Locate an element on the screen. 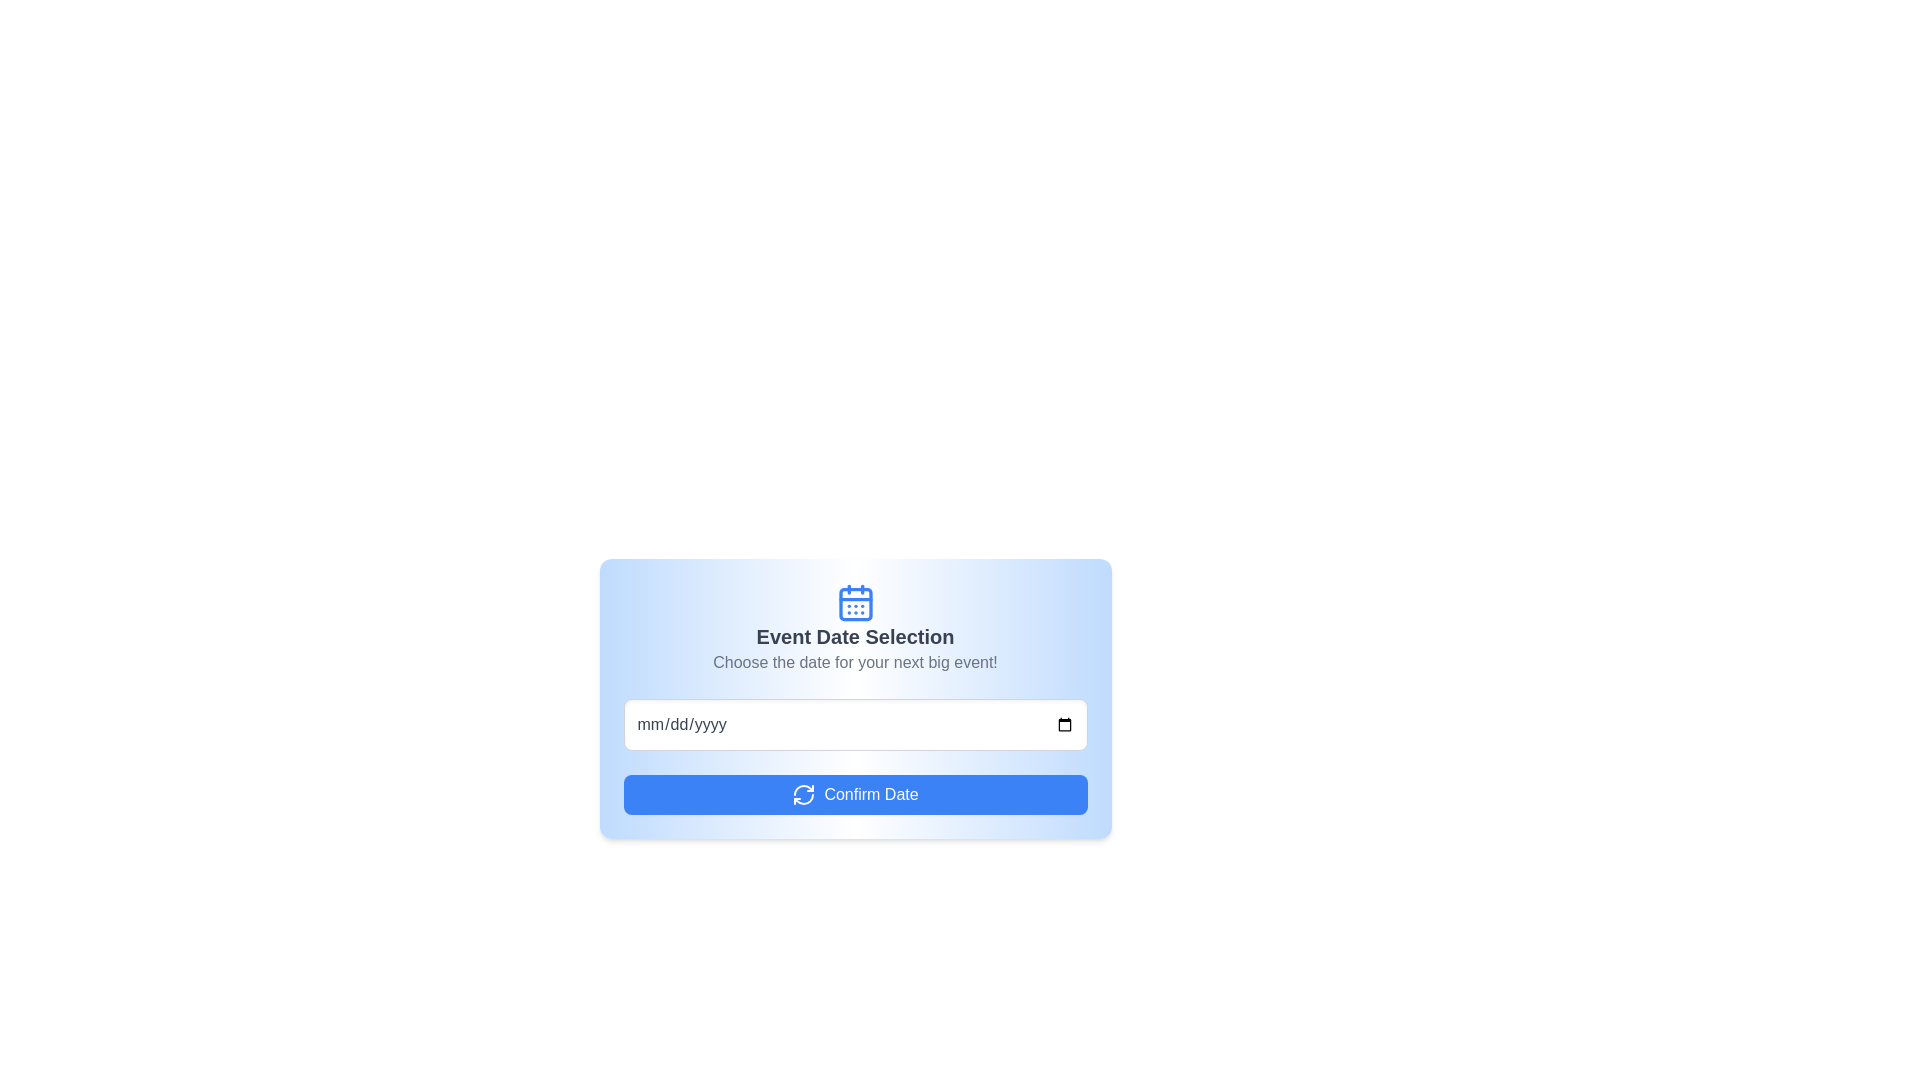  the small square within the calendar icon located above the main title 'Event Date Selection' is located at coordinates (855, 603).